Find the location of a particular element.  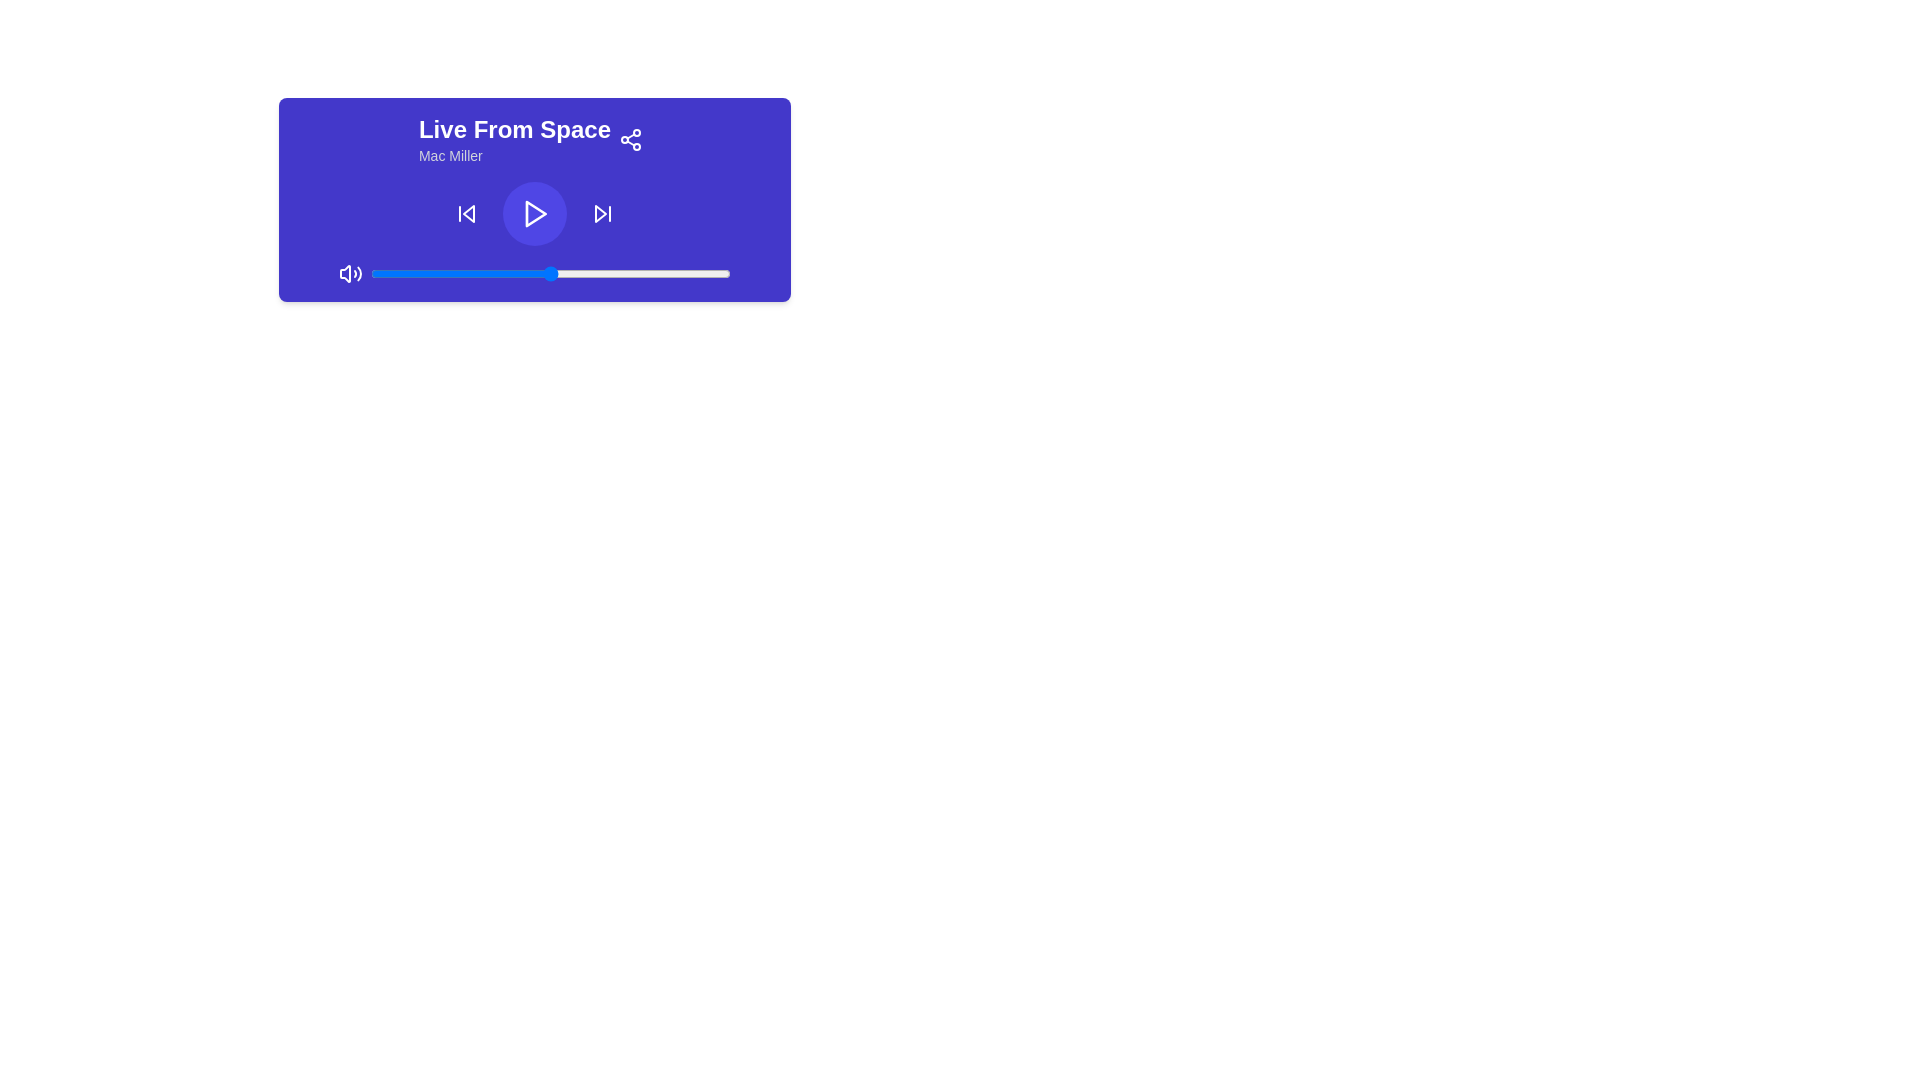

the small circular button with a share symbol located at the upper-right corner of the media player interface is located at coordinates (630, 138).